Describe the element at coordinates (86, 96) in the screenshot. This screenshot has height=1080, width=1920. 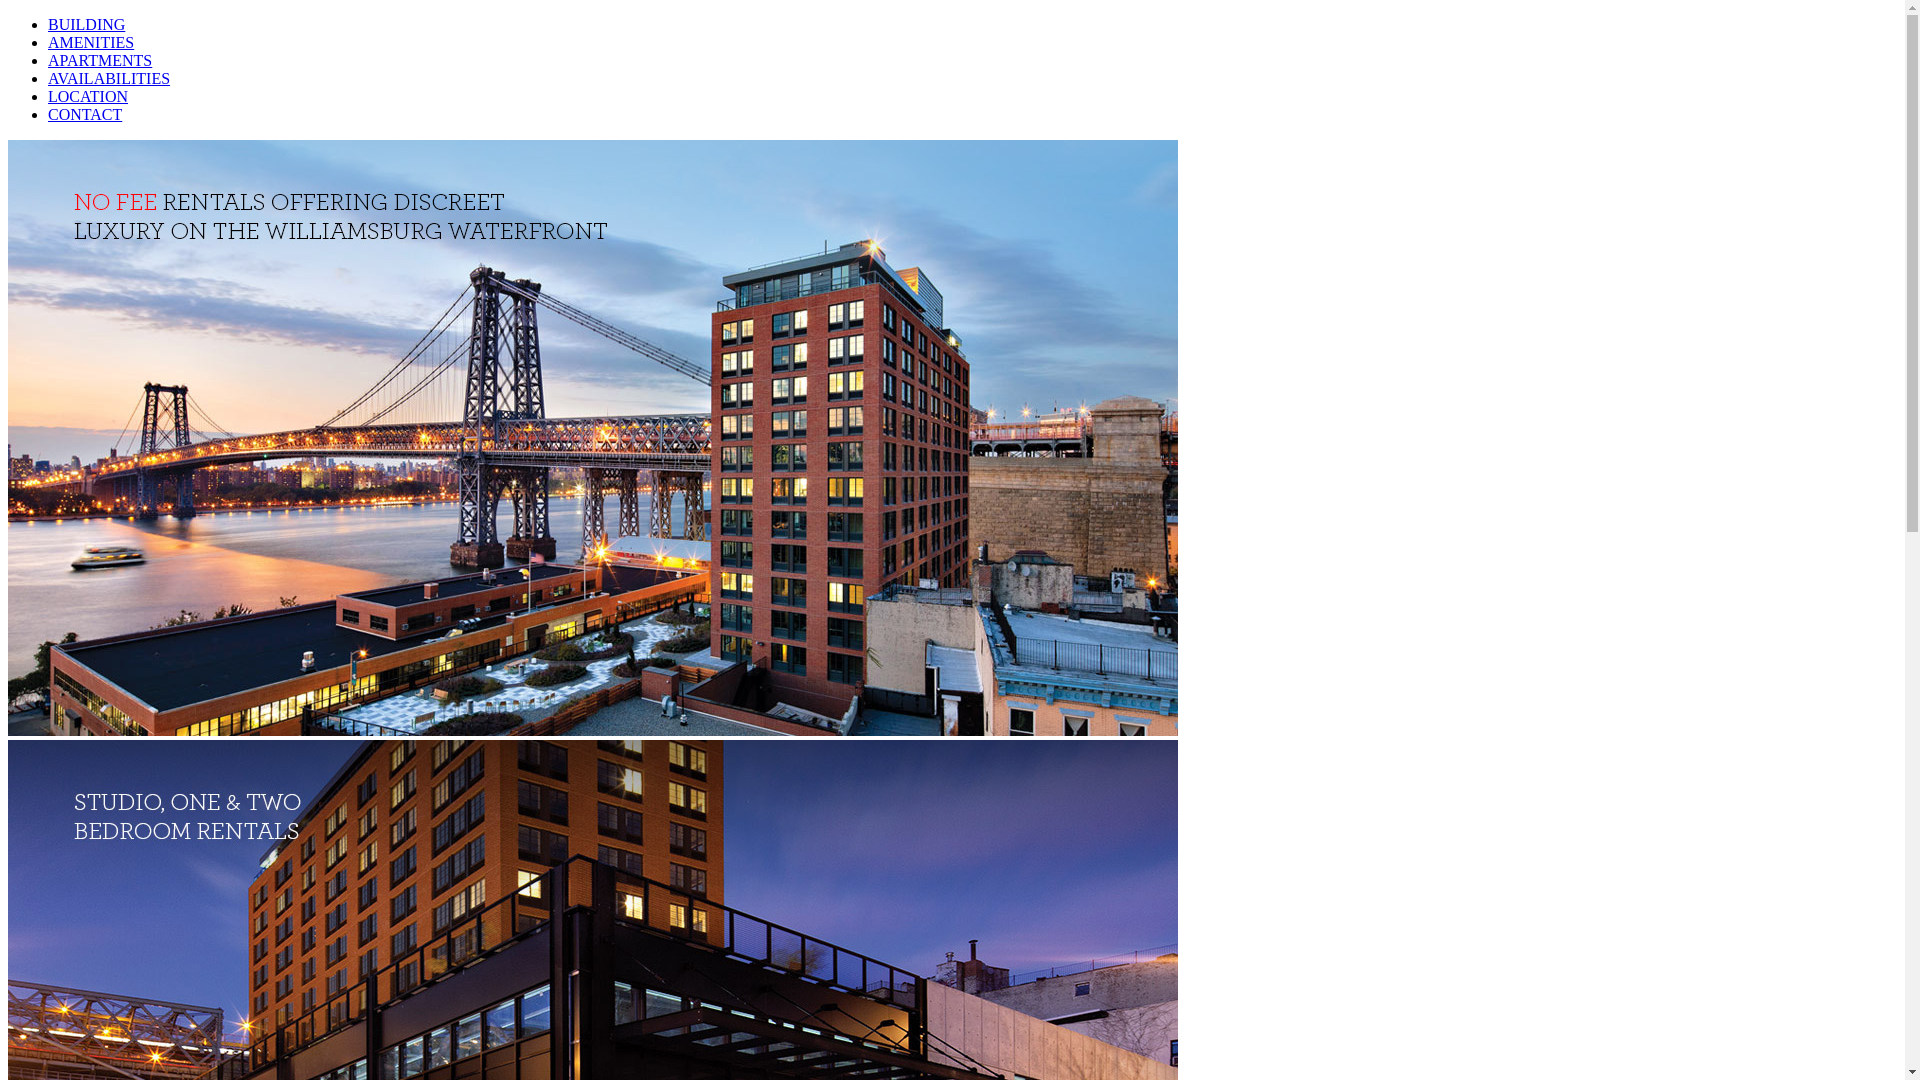
I see `'LOCATION'` at that location.